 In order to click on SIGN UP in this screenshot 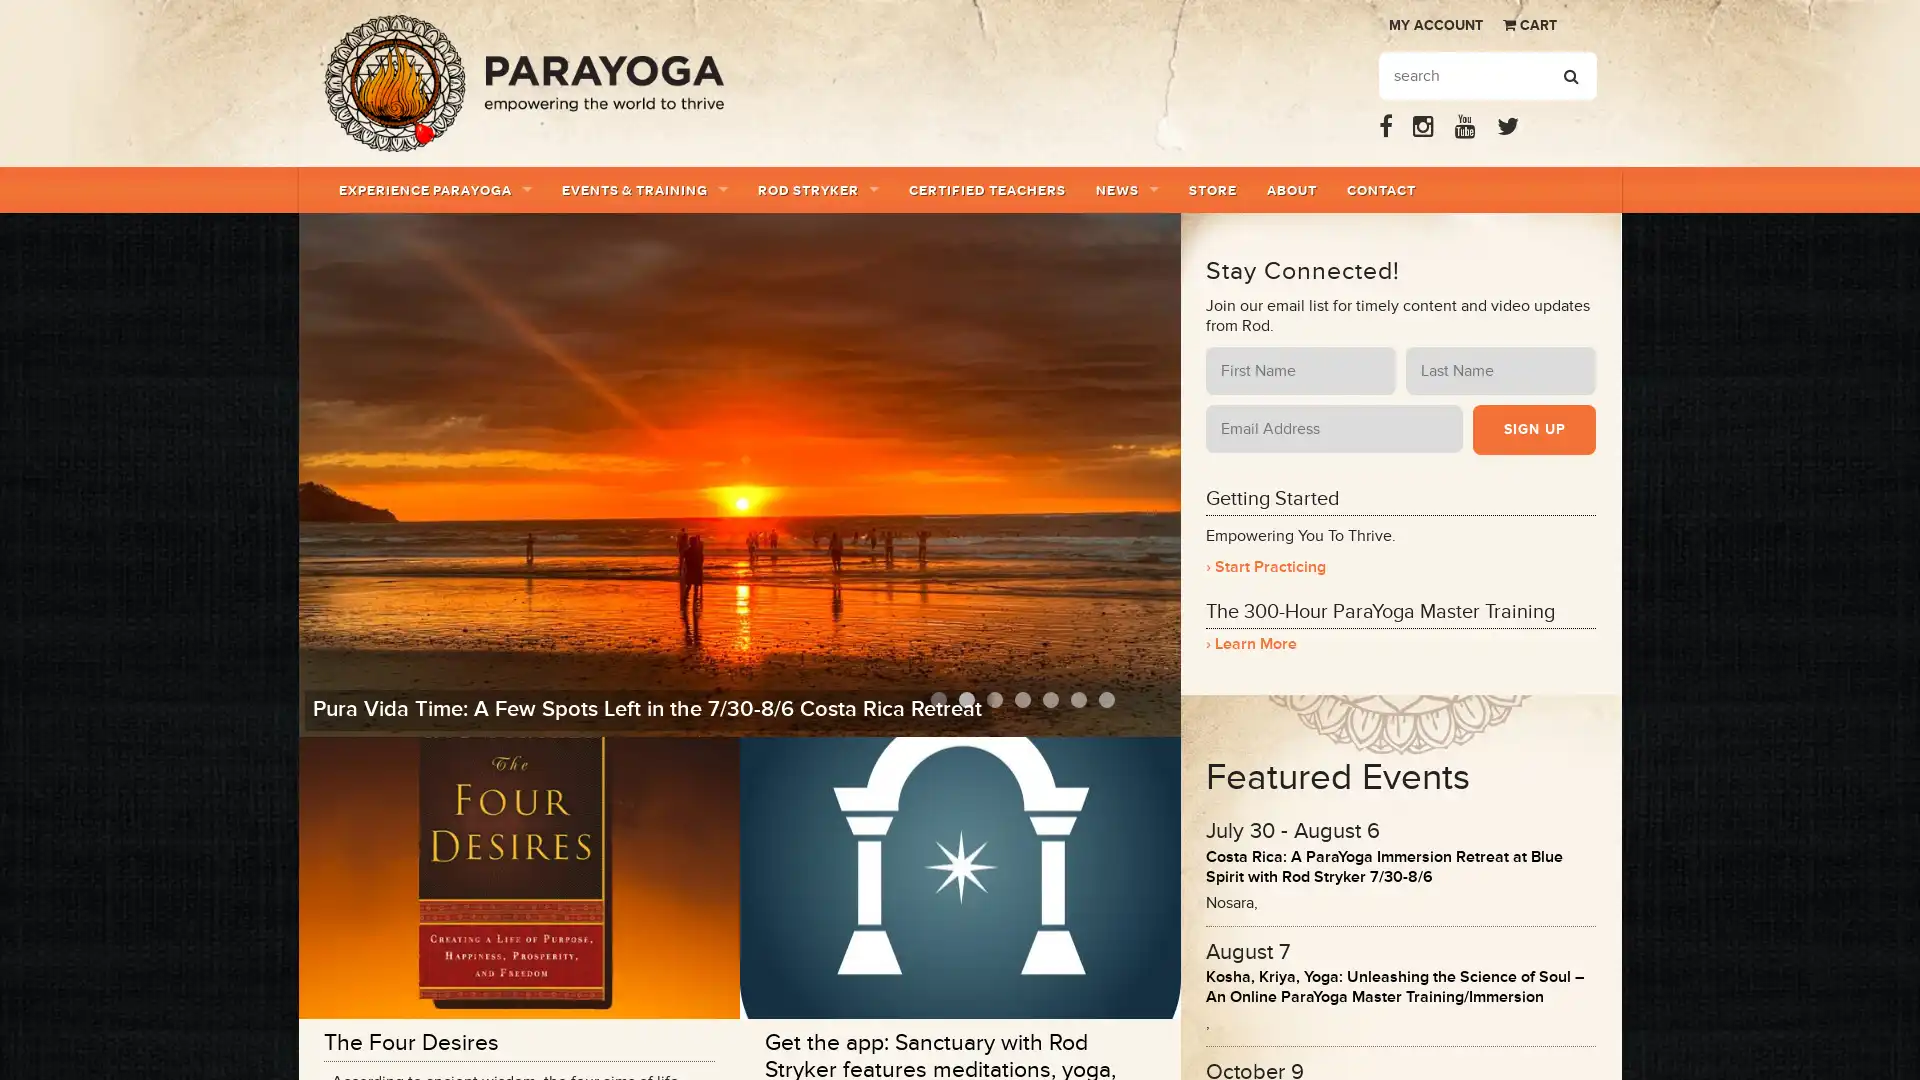, I will do `click(1533, 428)`.